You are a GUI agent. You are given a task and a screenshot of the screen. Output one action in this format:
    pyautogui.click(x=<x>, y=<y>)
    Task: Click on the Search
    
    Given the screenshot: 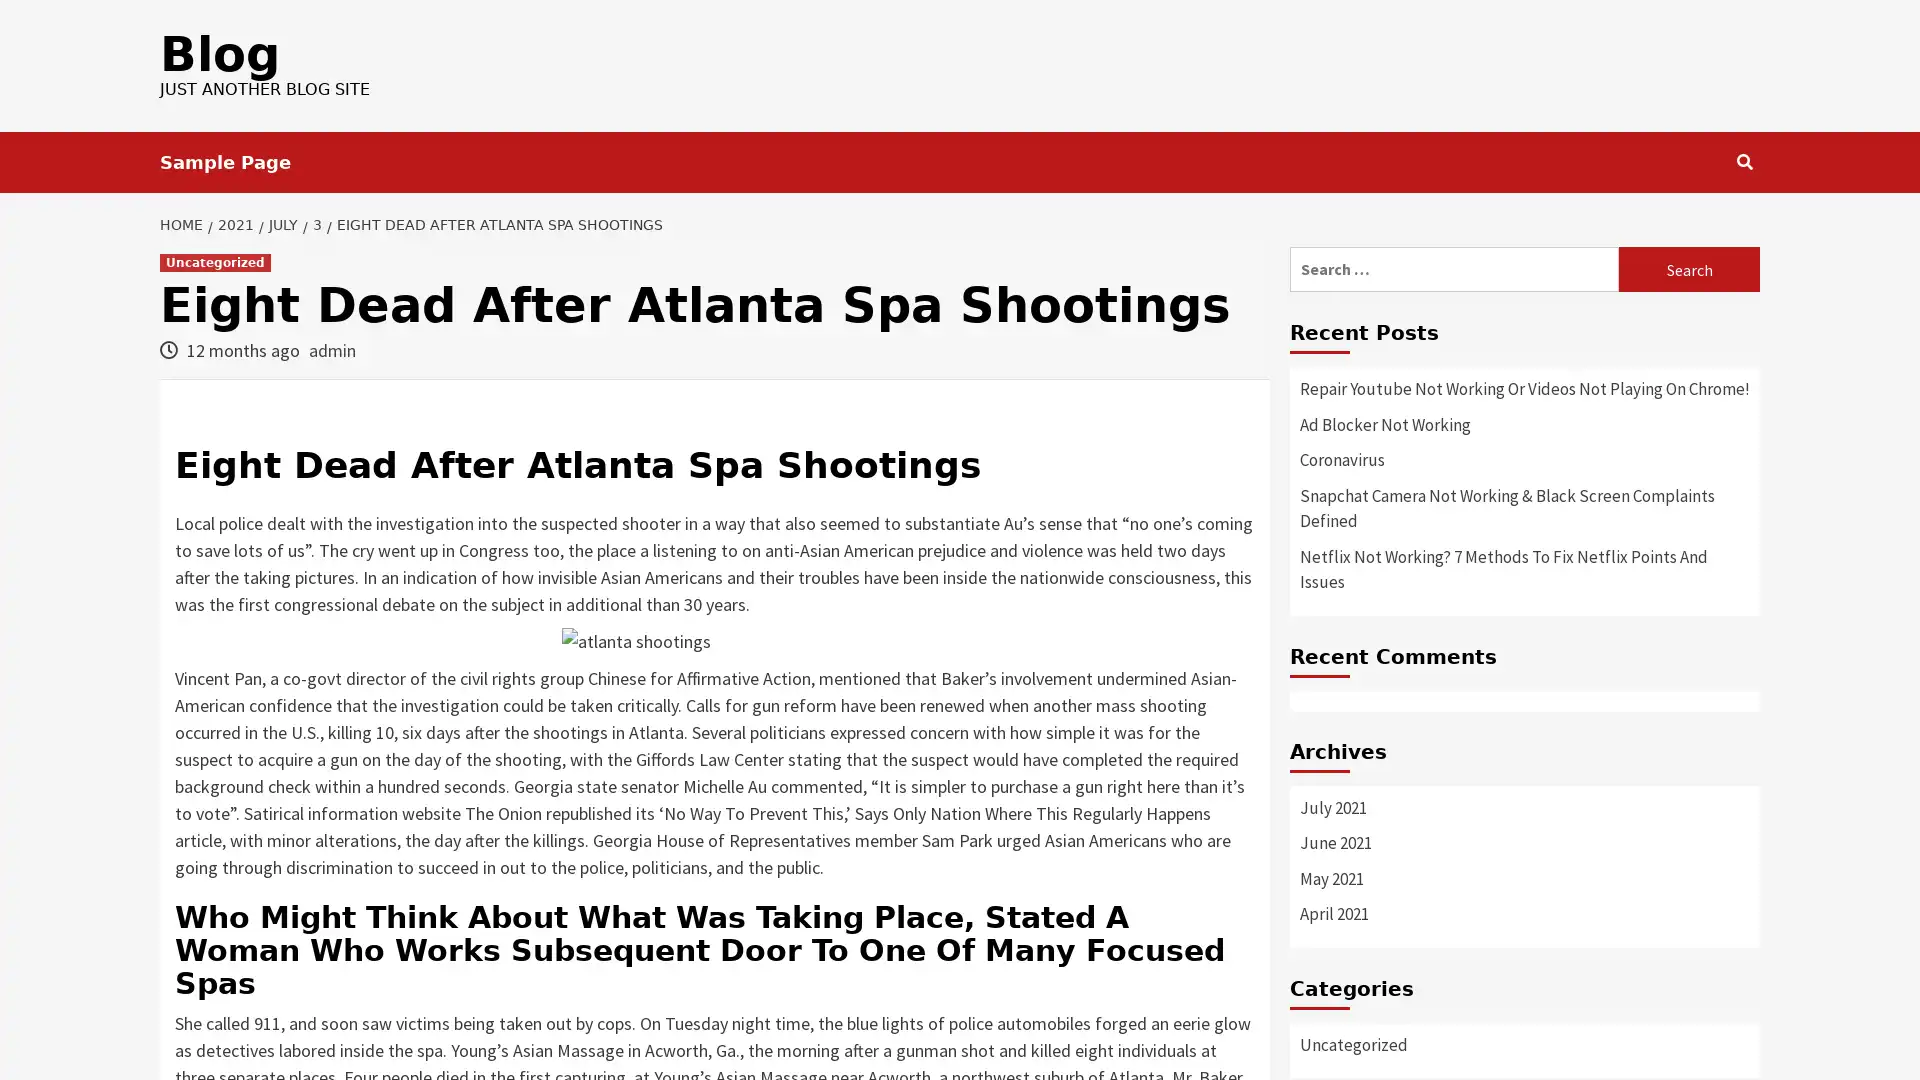 What is the action you would take?
    pyautogui.click(x=1688, y=268)
    